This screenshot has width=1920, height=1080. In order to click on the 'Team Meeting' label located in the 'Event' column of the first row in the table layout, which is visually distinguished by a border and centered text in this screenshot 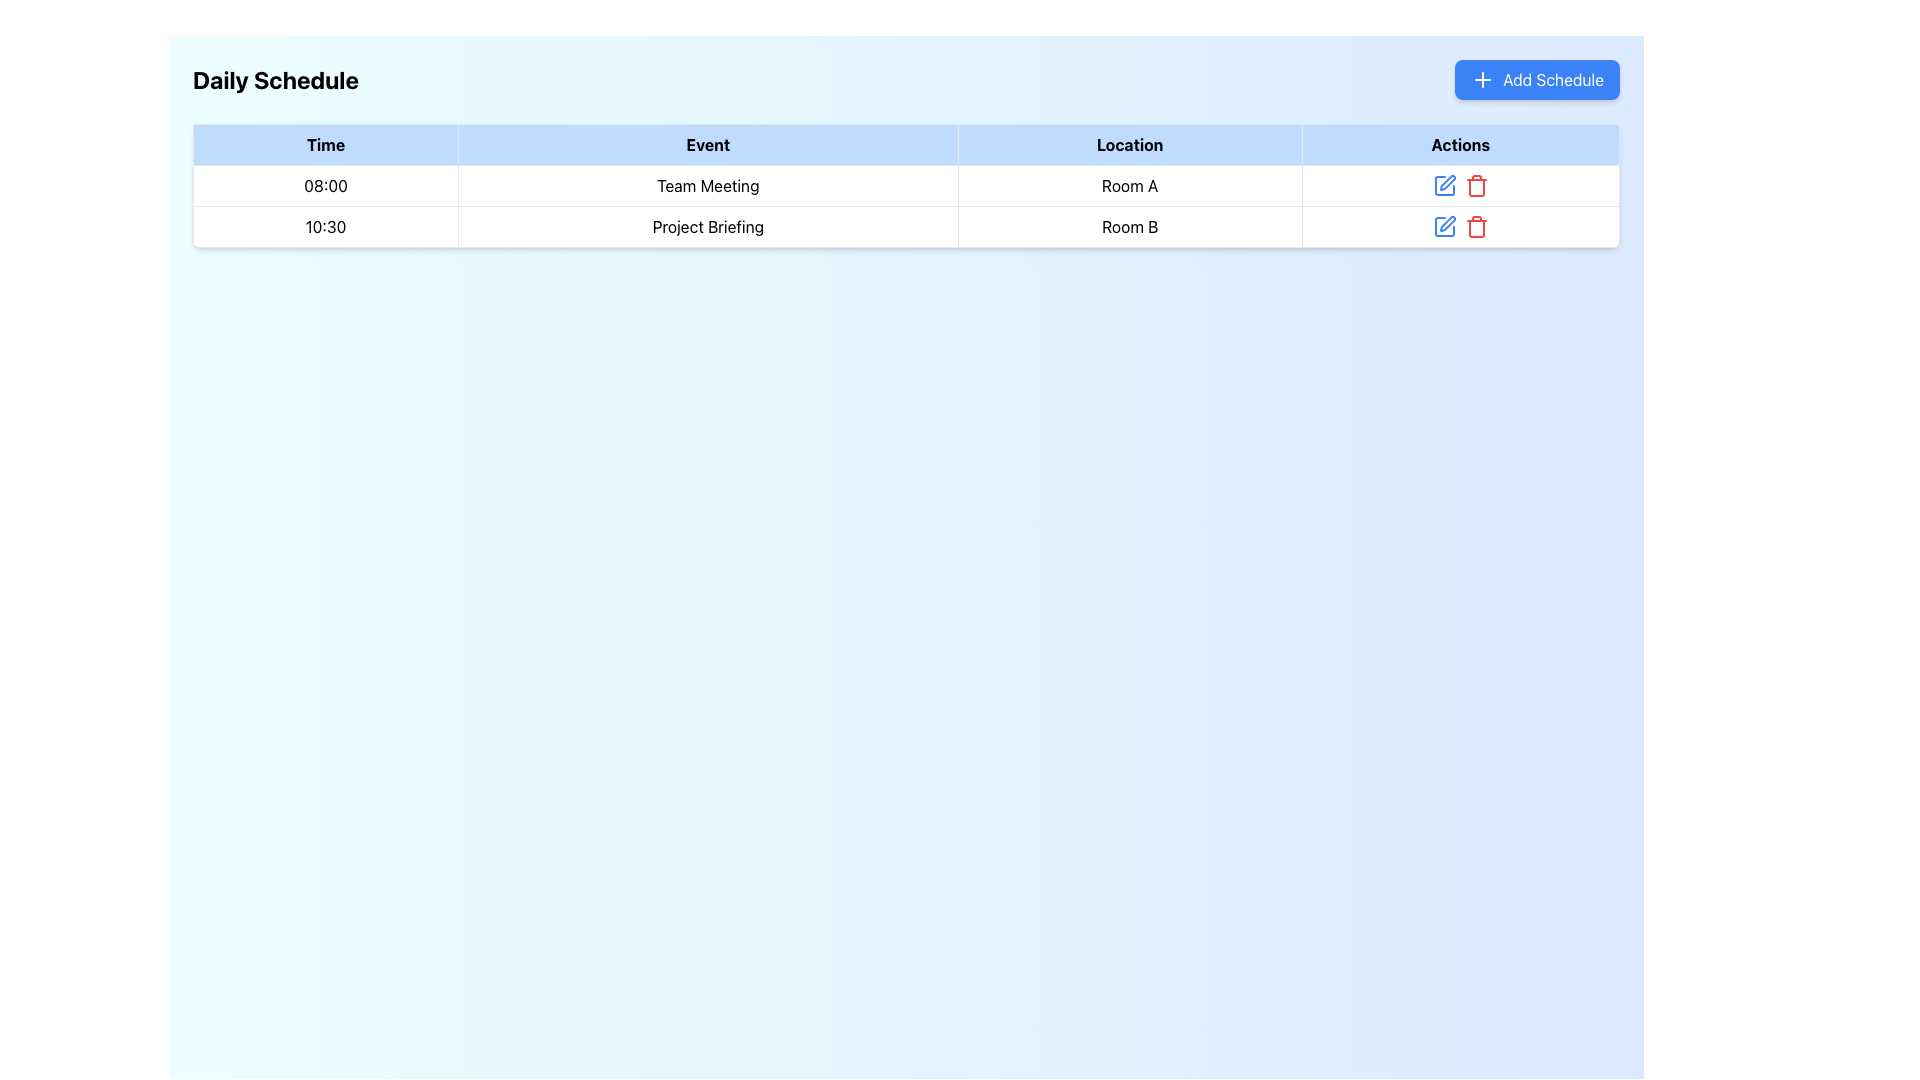, I will do `click(708, 185)`.